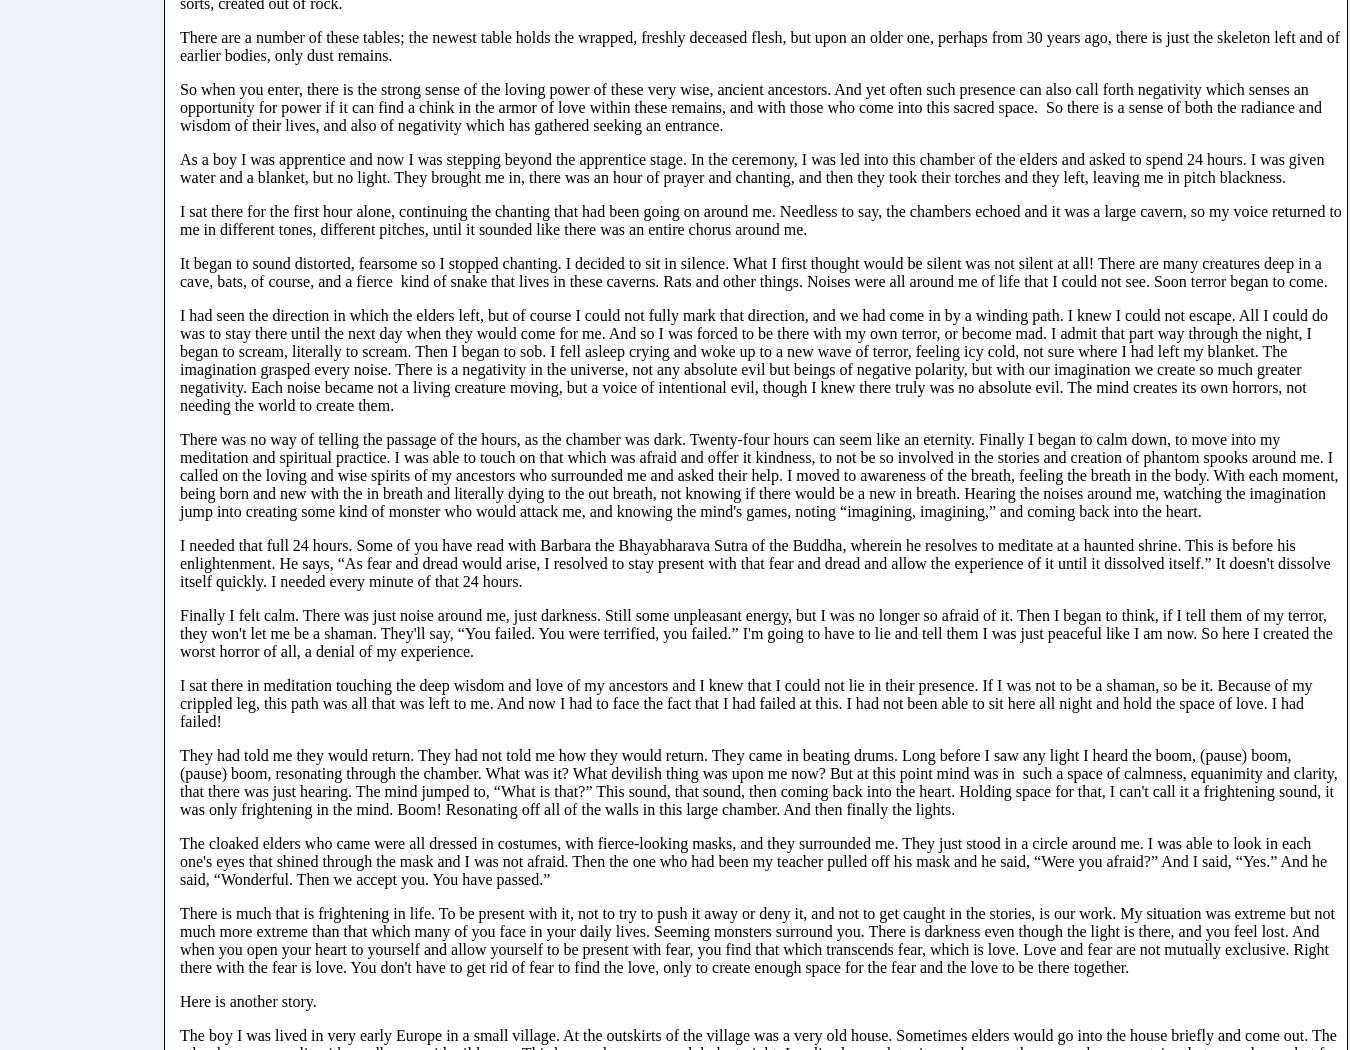 Image resolution: width=1350 pixels, height=1050 pixels. What do you see at coordinates (749, 106) in the screenshot?
I see `'So when you enter, there is the strong sense of the loving power of these very wise, ancient ancestors. And yet often such presence can also call forth negativity which senses an opportunity for power if it can find a chink in the armor of love within these remains, and with those who come into this sacred space.  So there is a sense of both the radiance and wisdom of their lives, and also of negativity which has gathered seeking an entrance.'` at bounding box center [749, 106].